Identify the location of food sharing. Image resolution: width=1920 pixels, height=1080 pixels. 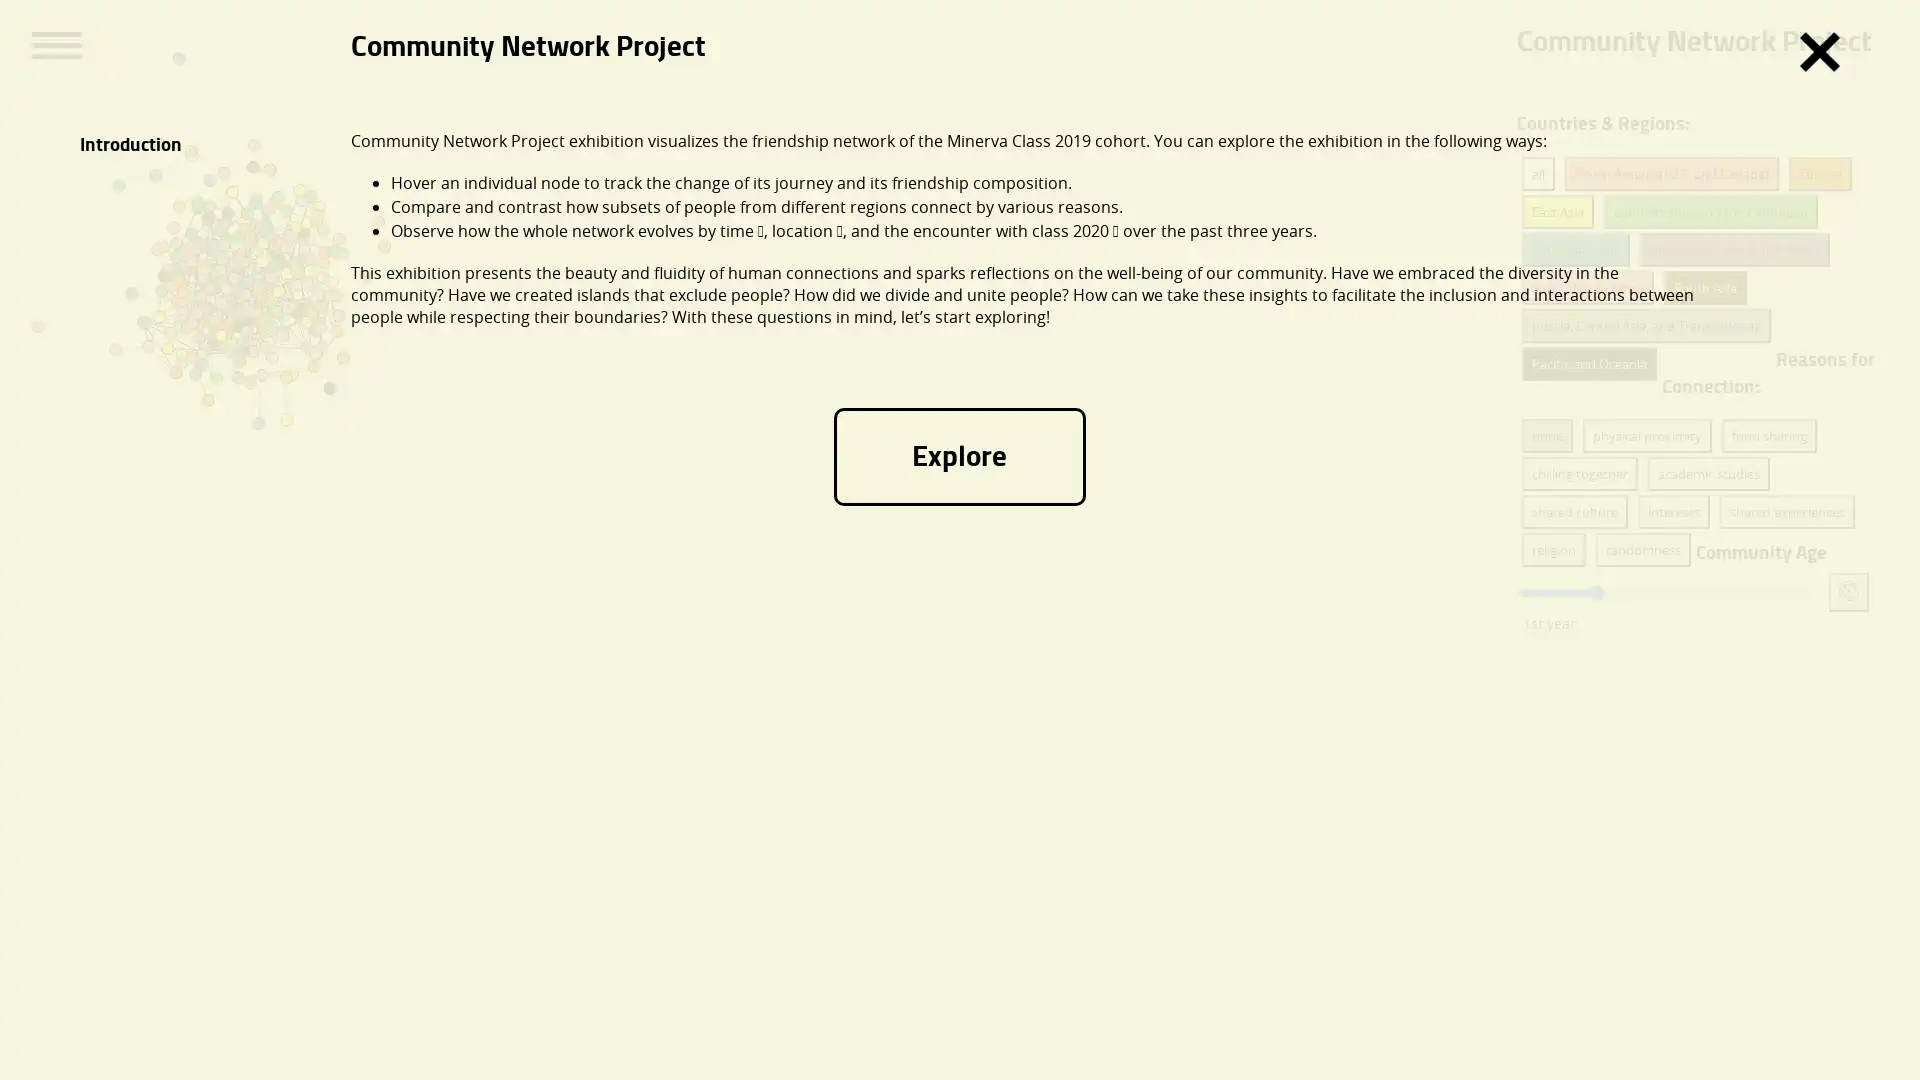
(1769, 434).